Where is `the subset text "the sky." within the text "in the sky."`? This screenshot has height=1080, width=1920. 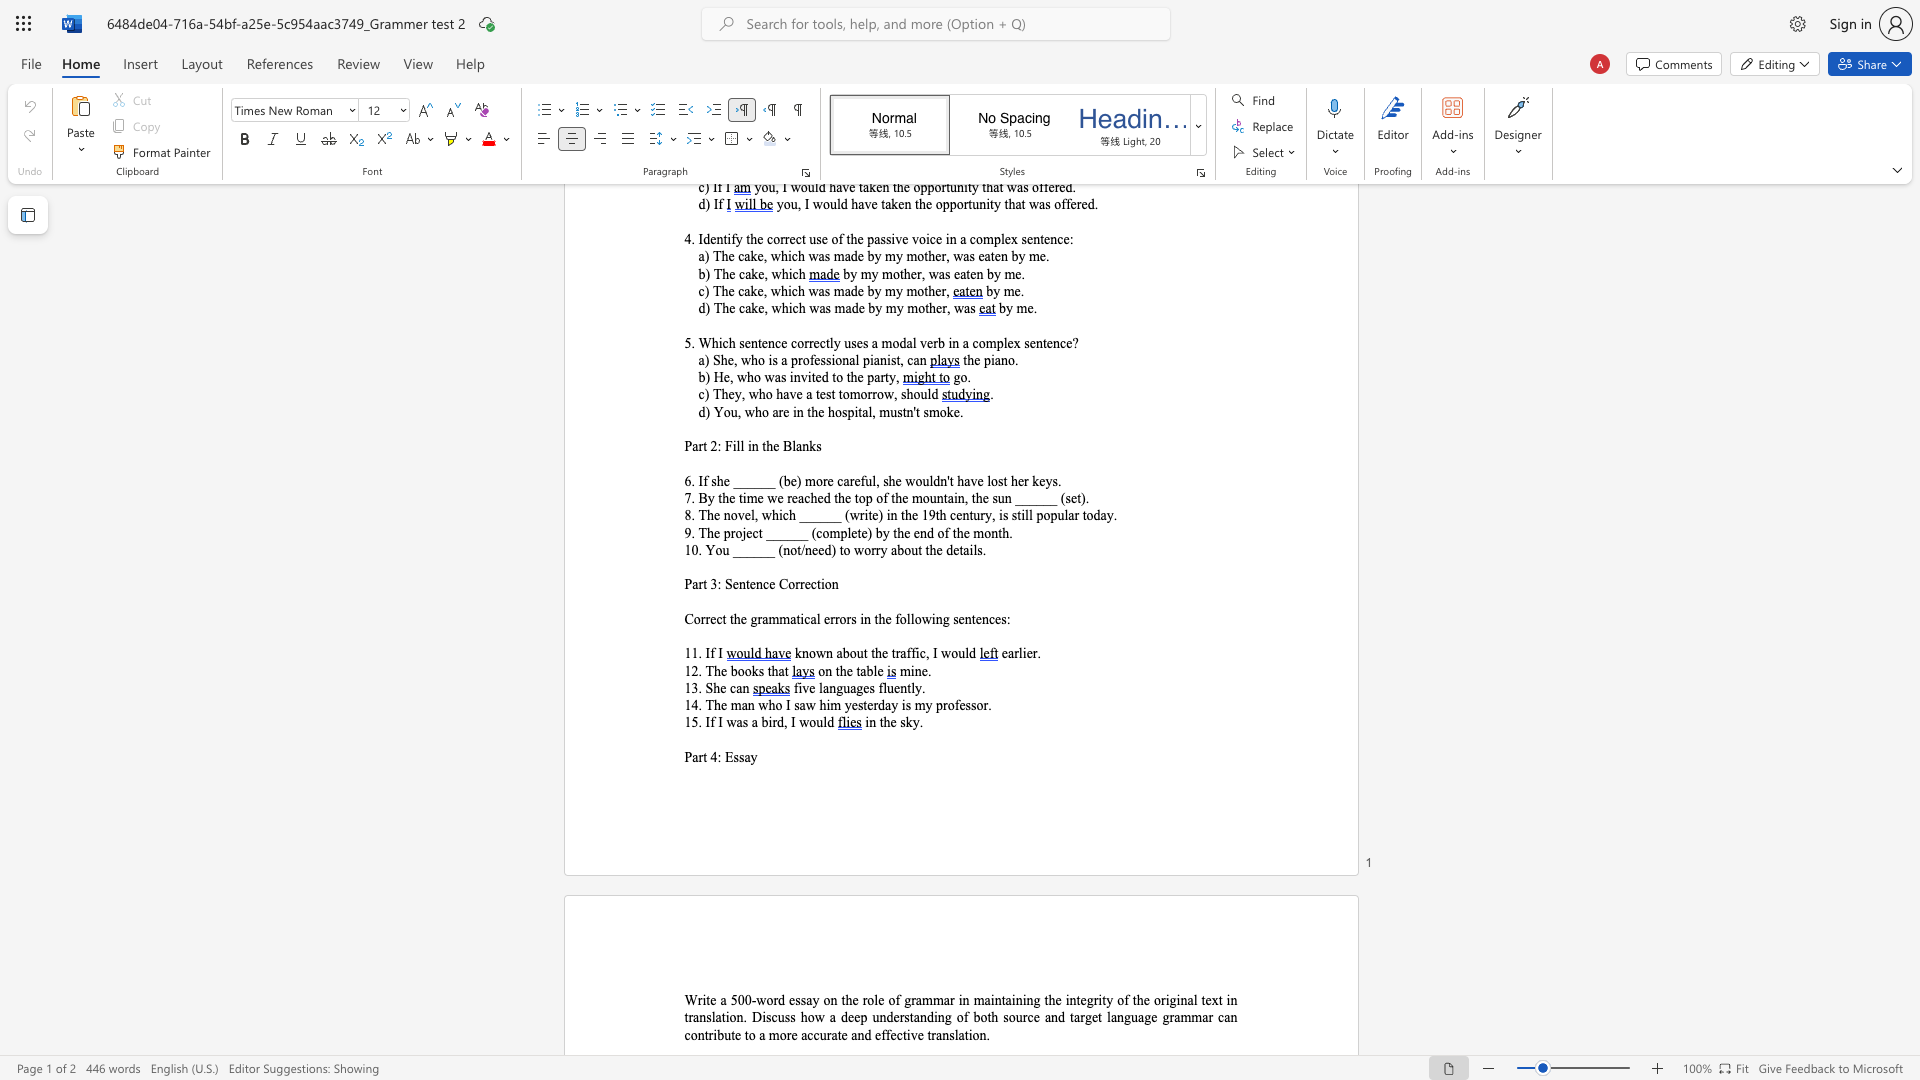 the subset text "the sky." within the text "in the sky." is located at coordinates (879, 722).